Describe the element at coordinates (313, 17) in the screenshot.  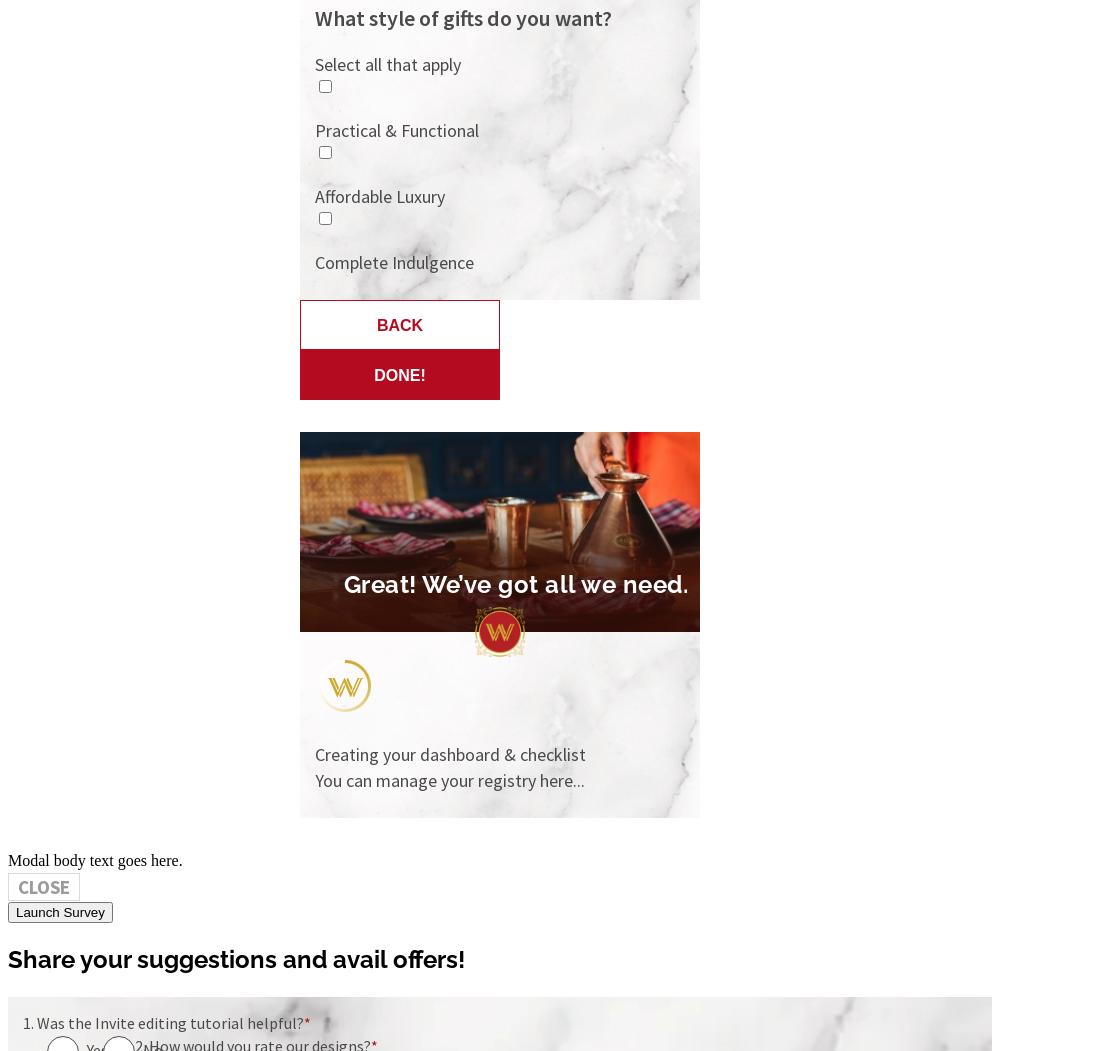
I see `'What style of gifts do you want?'` at that location.